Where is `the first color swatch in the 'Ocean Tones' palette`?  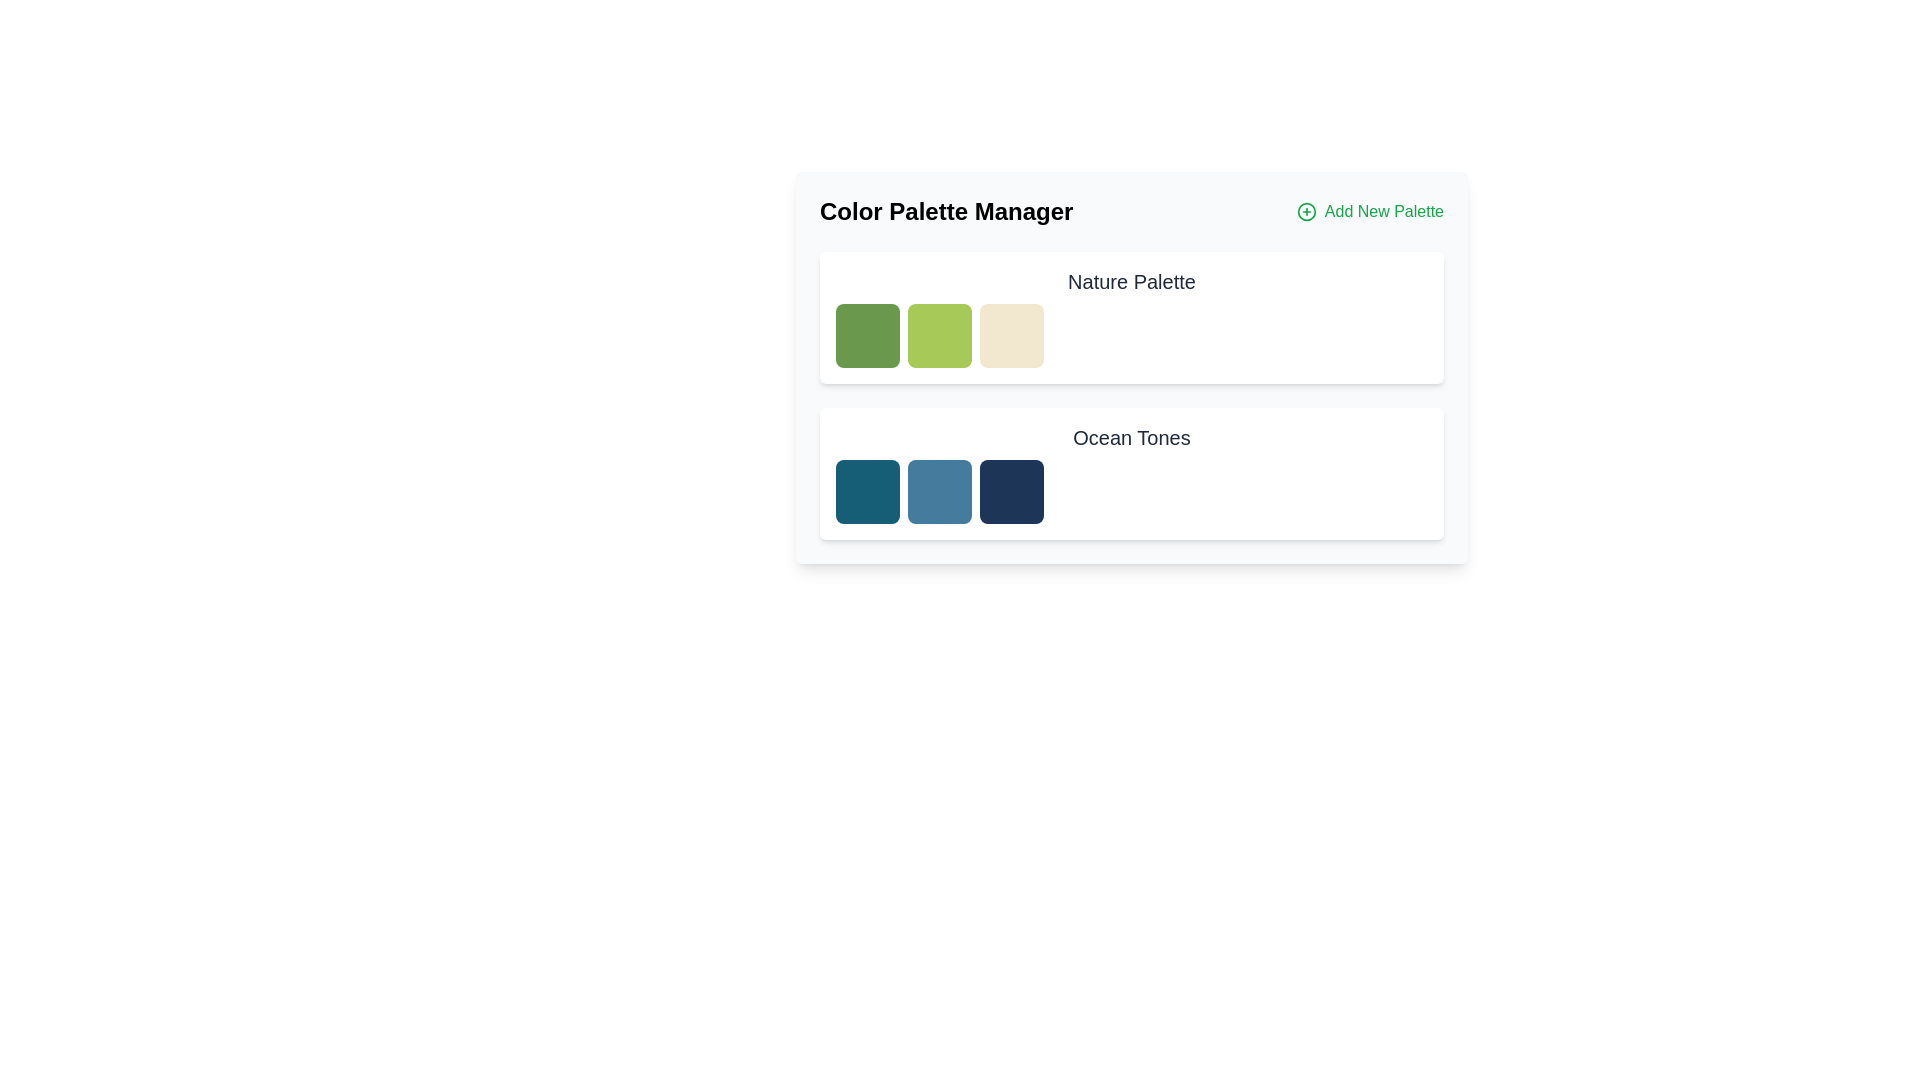 the first color swatch in the 'Ocean Tones' palette is located at coordinates (868, 492).